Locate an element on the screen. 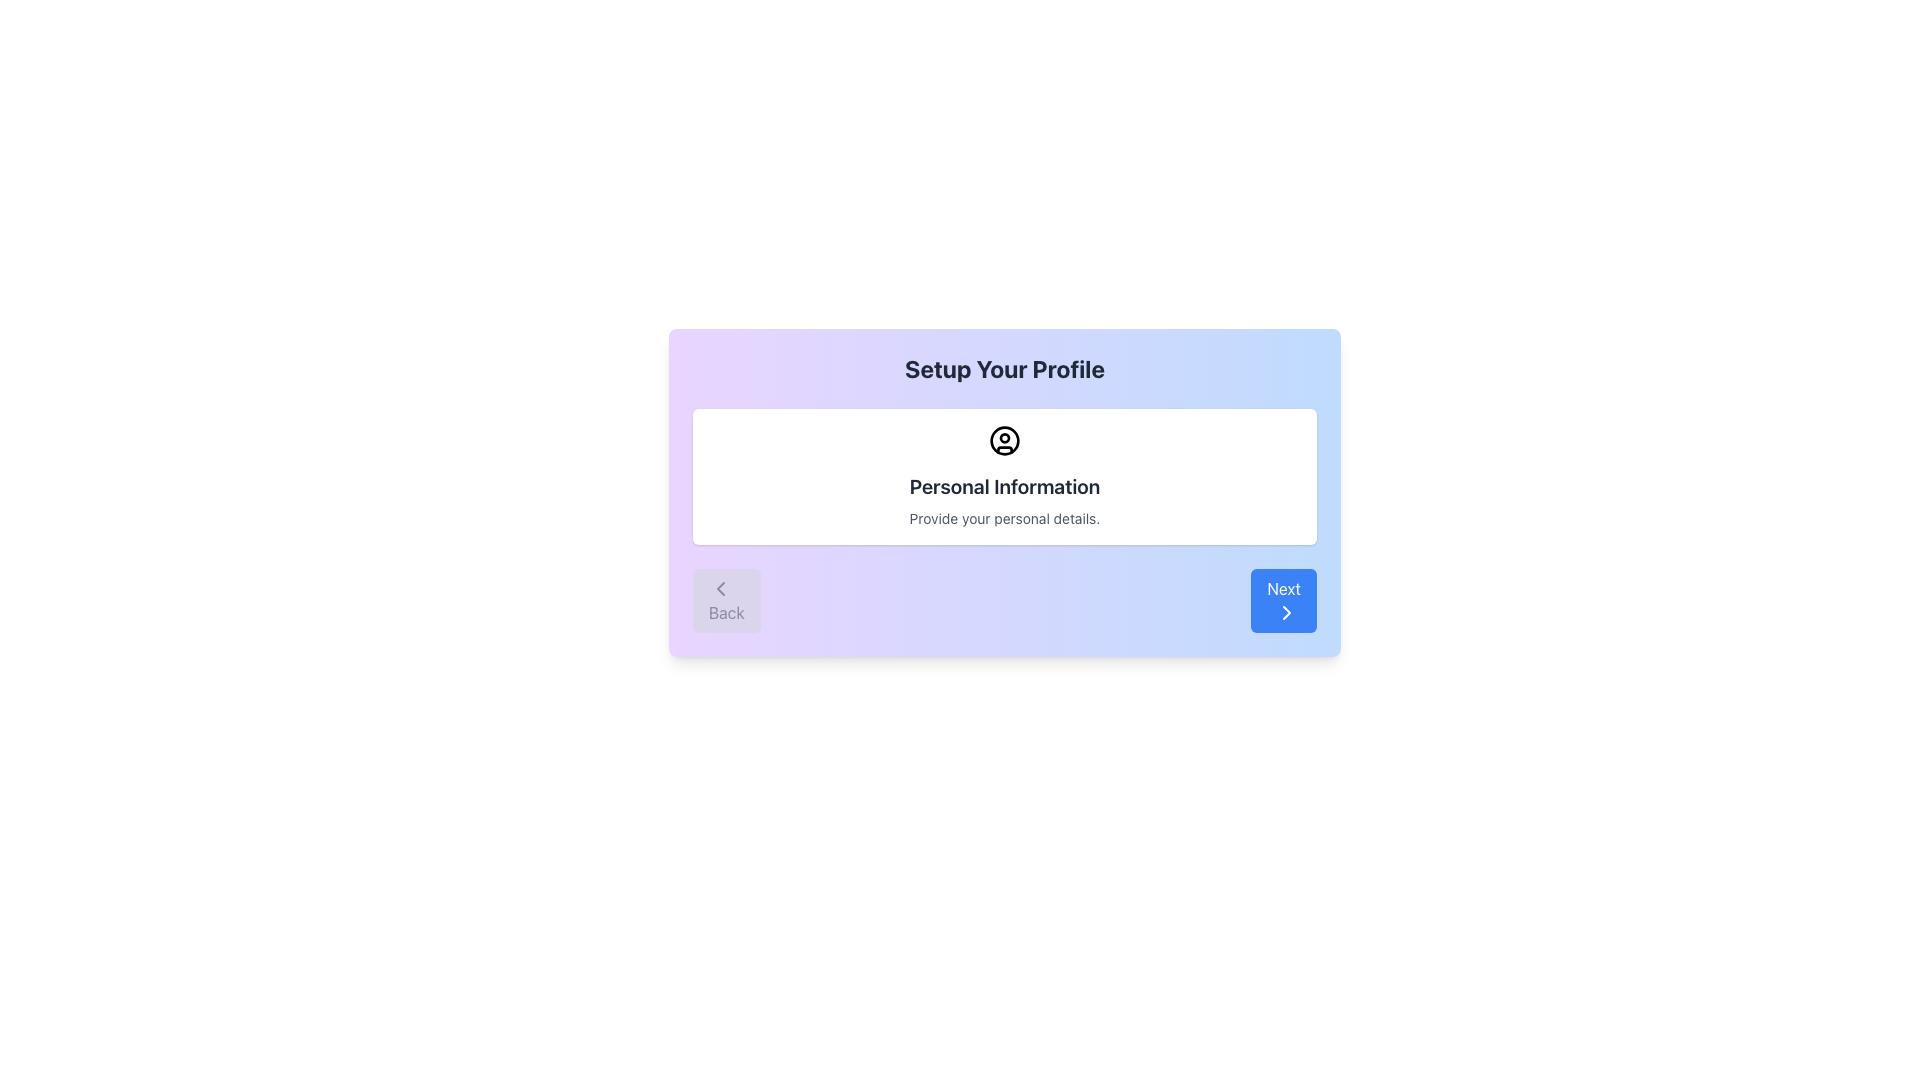  the left arrow SVG icon representing the 'Back' action, located on the bottom left corner of the 'Setup Your Profile' form is located at coordinates (720, 588).